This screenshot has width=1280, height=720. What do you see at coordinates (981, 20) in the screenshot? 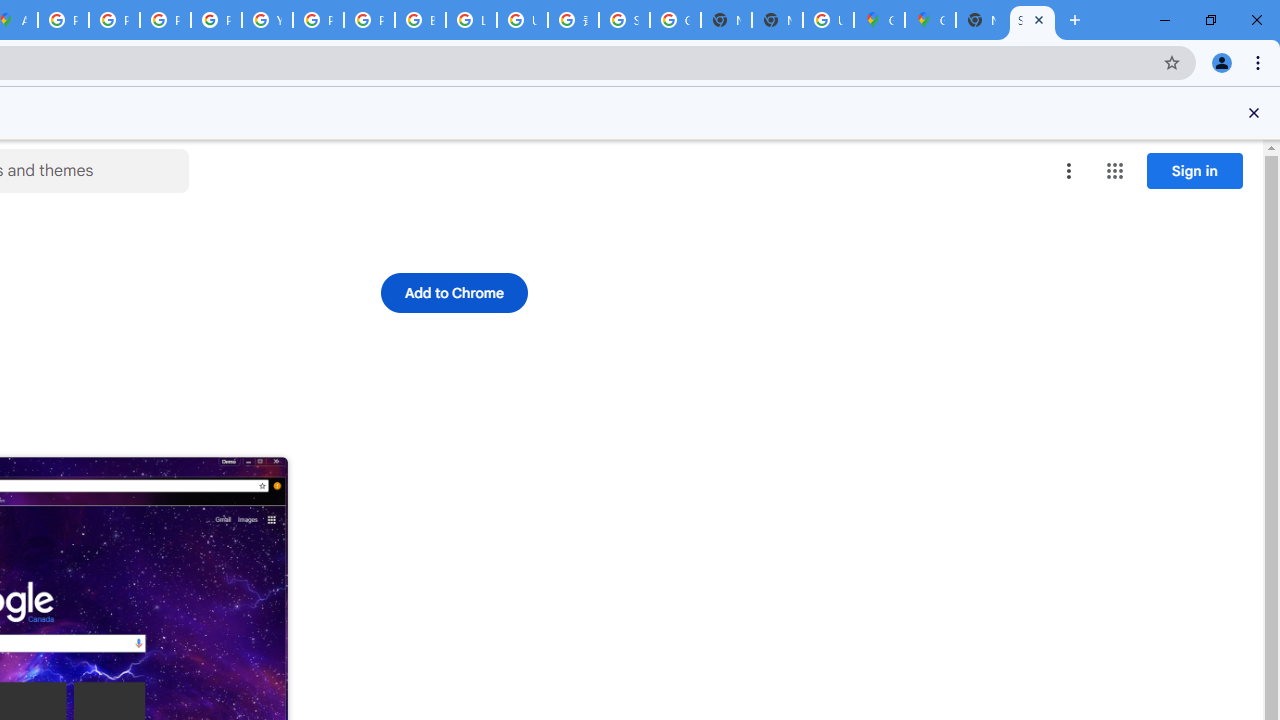
I see `'New Tab'` at bounding box center [981, 20].